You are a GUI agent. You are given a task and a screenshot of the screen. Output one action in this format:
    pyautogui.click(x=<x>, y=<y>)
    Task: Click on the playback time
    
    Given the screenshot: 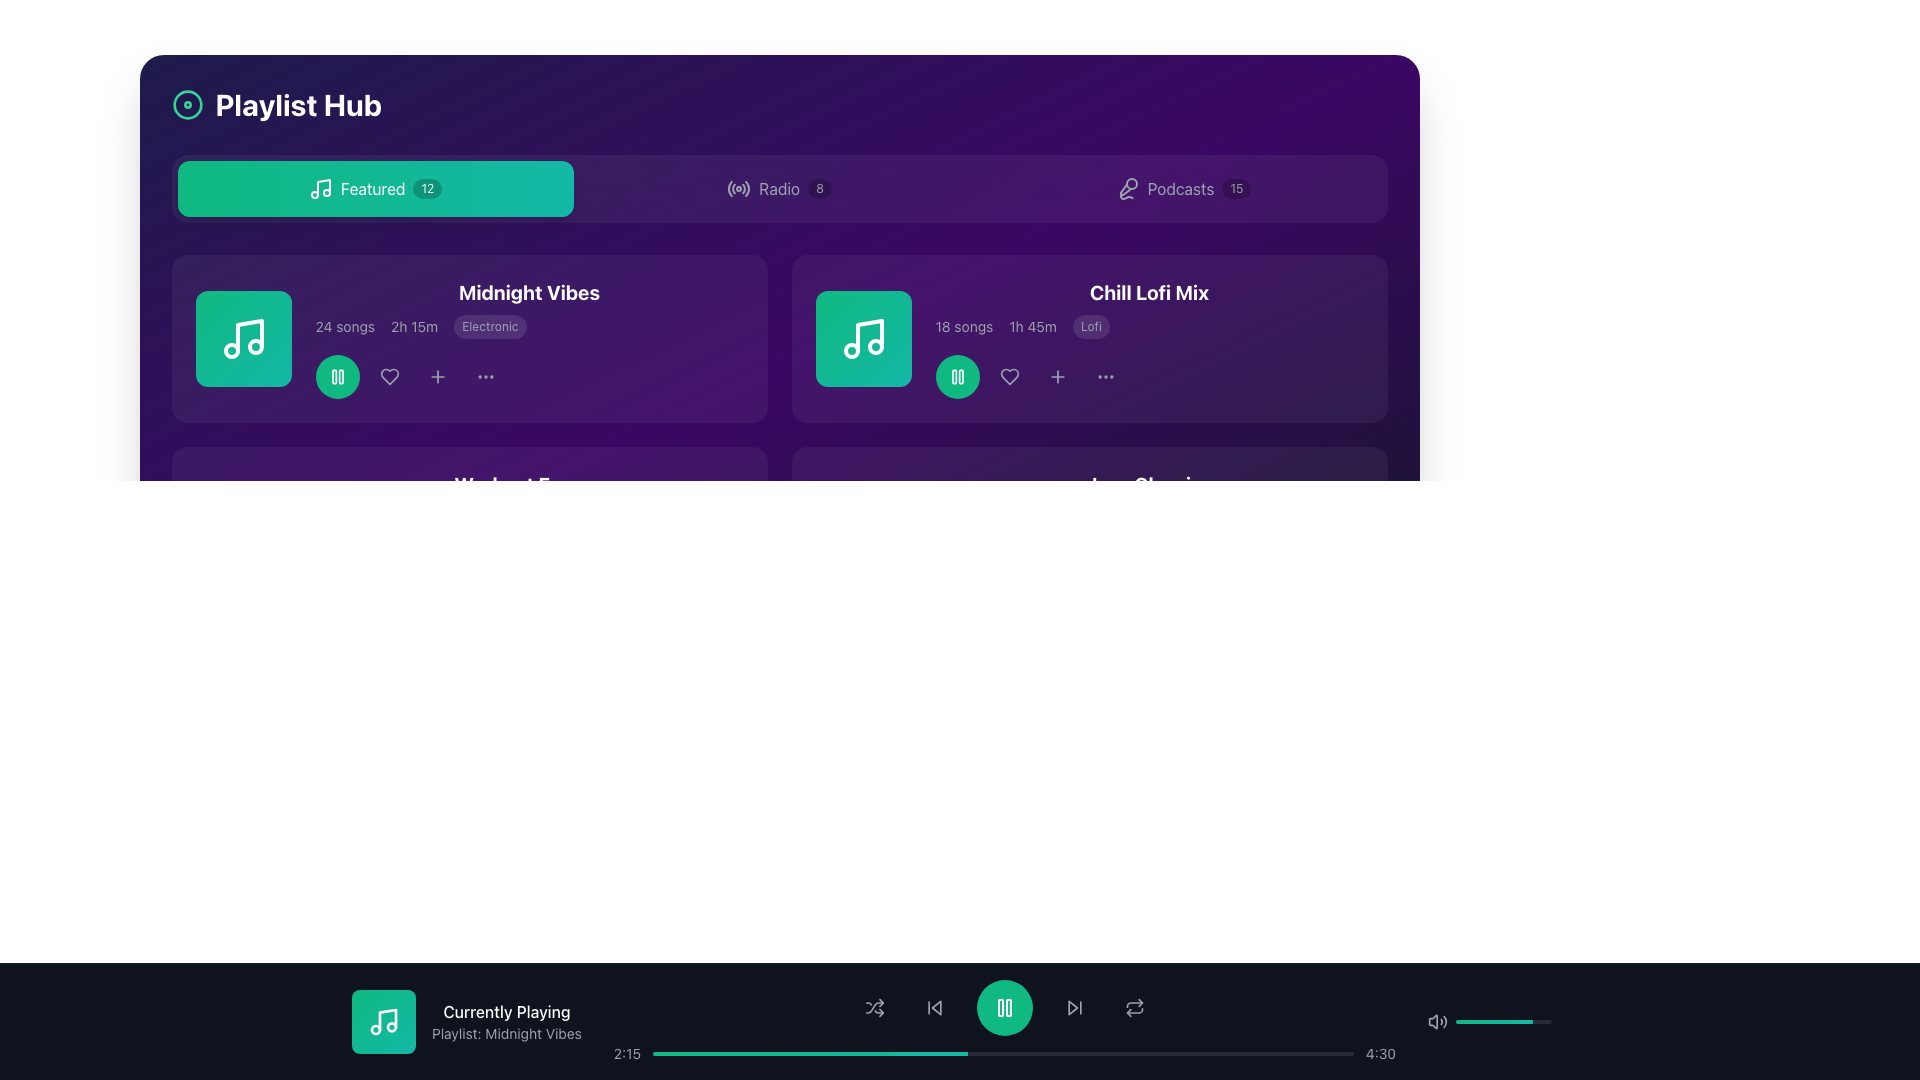 What is the action you would take?
    pyautogui.click(x=980, y=1052)
    